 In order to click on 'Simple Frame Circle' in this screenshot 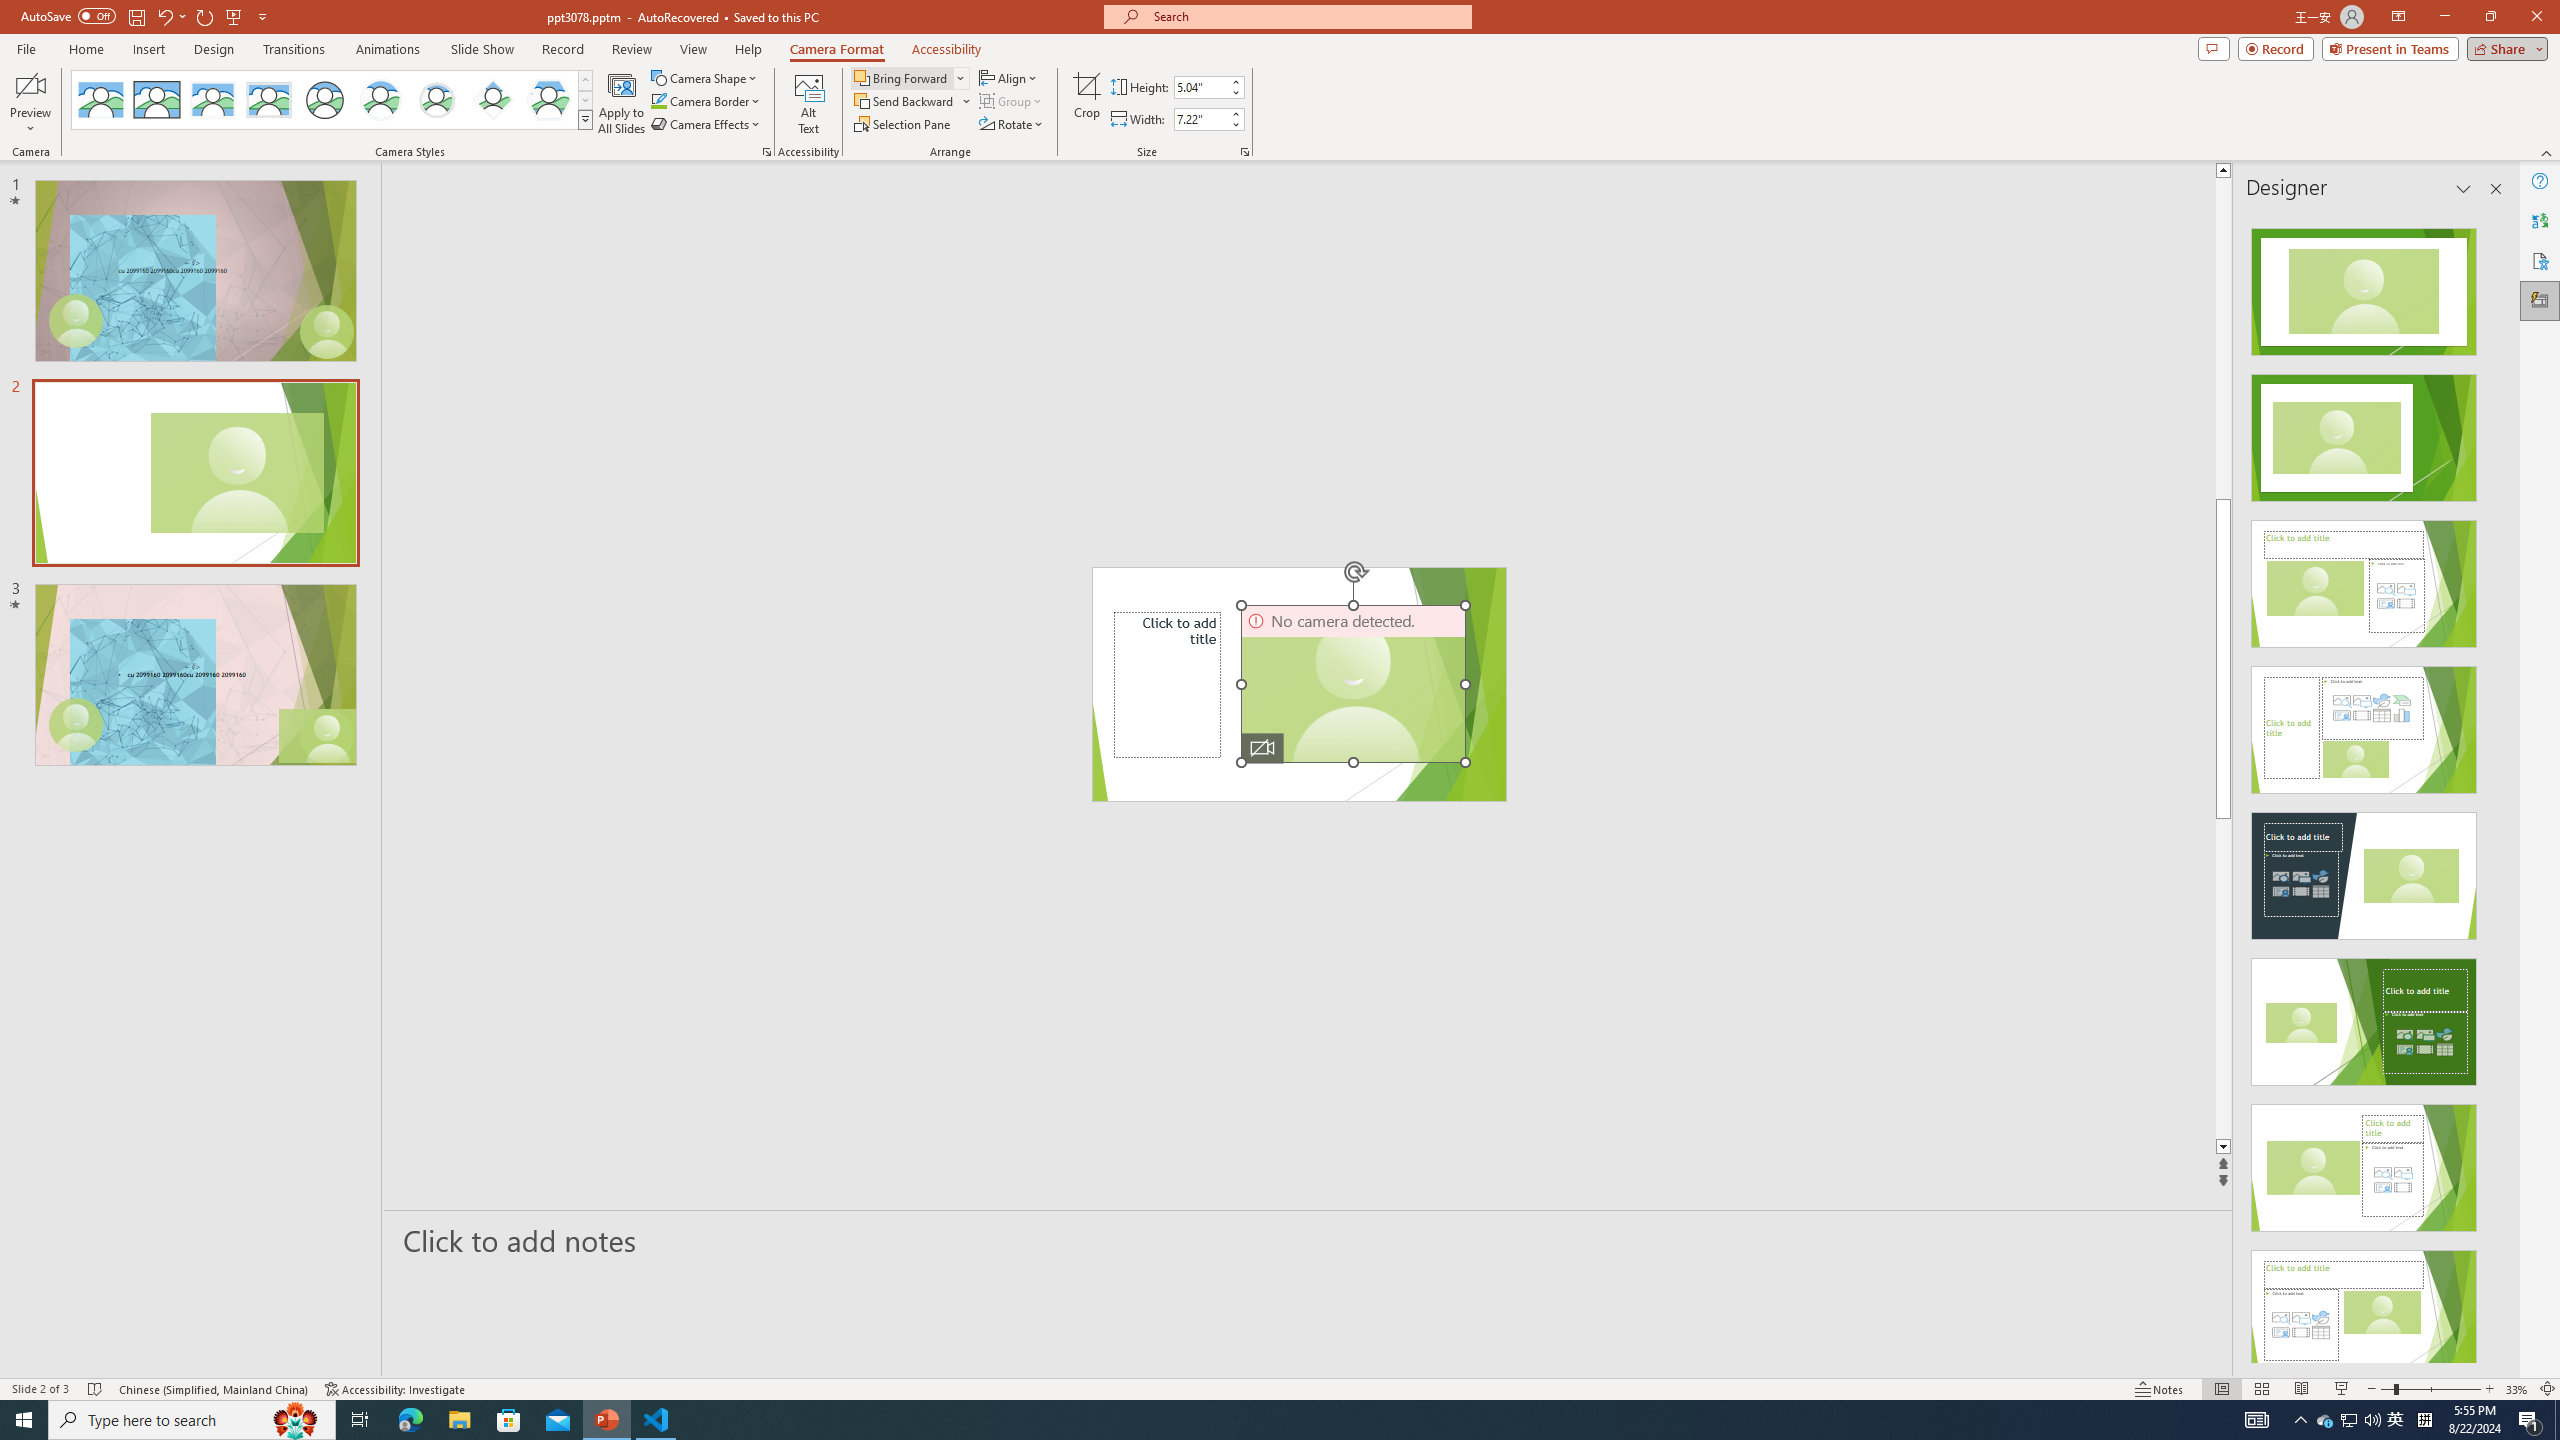, I will do `click(325, 99)`.